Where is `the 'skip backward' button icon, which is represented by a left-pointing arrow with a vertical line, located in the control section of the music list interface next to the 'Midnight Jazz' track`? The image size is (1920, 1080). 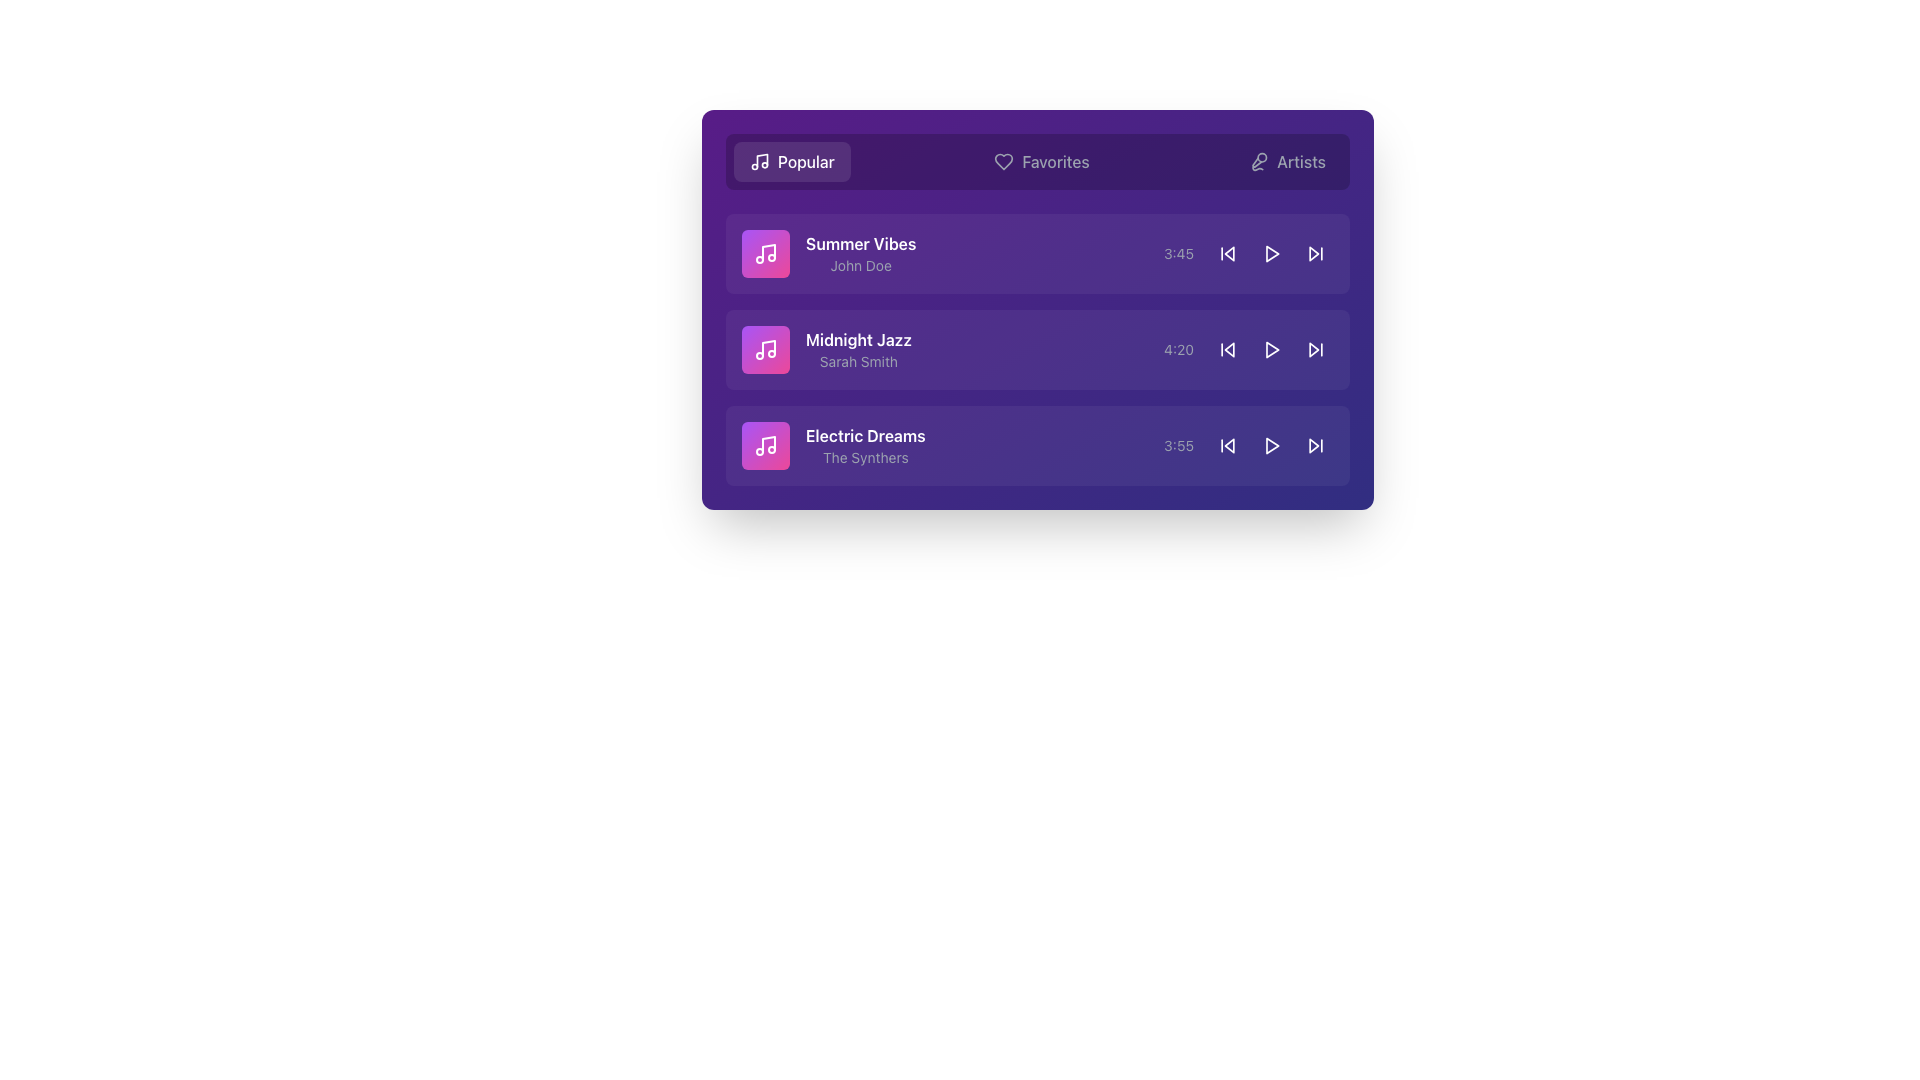 the 'skip backward' button icon, which is represented by a left-pointing arrow with a vertical line, located in the control section of the music list interface next to the 'Midnight Jazz' track is located at coordinates (1227, 349).